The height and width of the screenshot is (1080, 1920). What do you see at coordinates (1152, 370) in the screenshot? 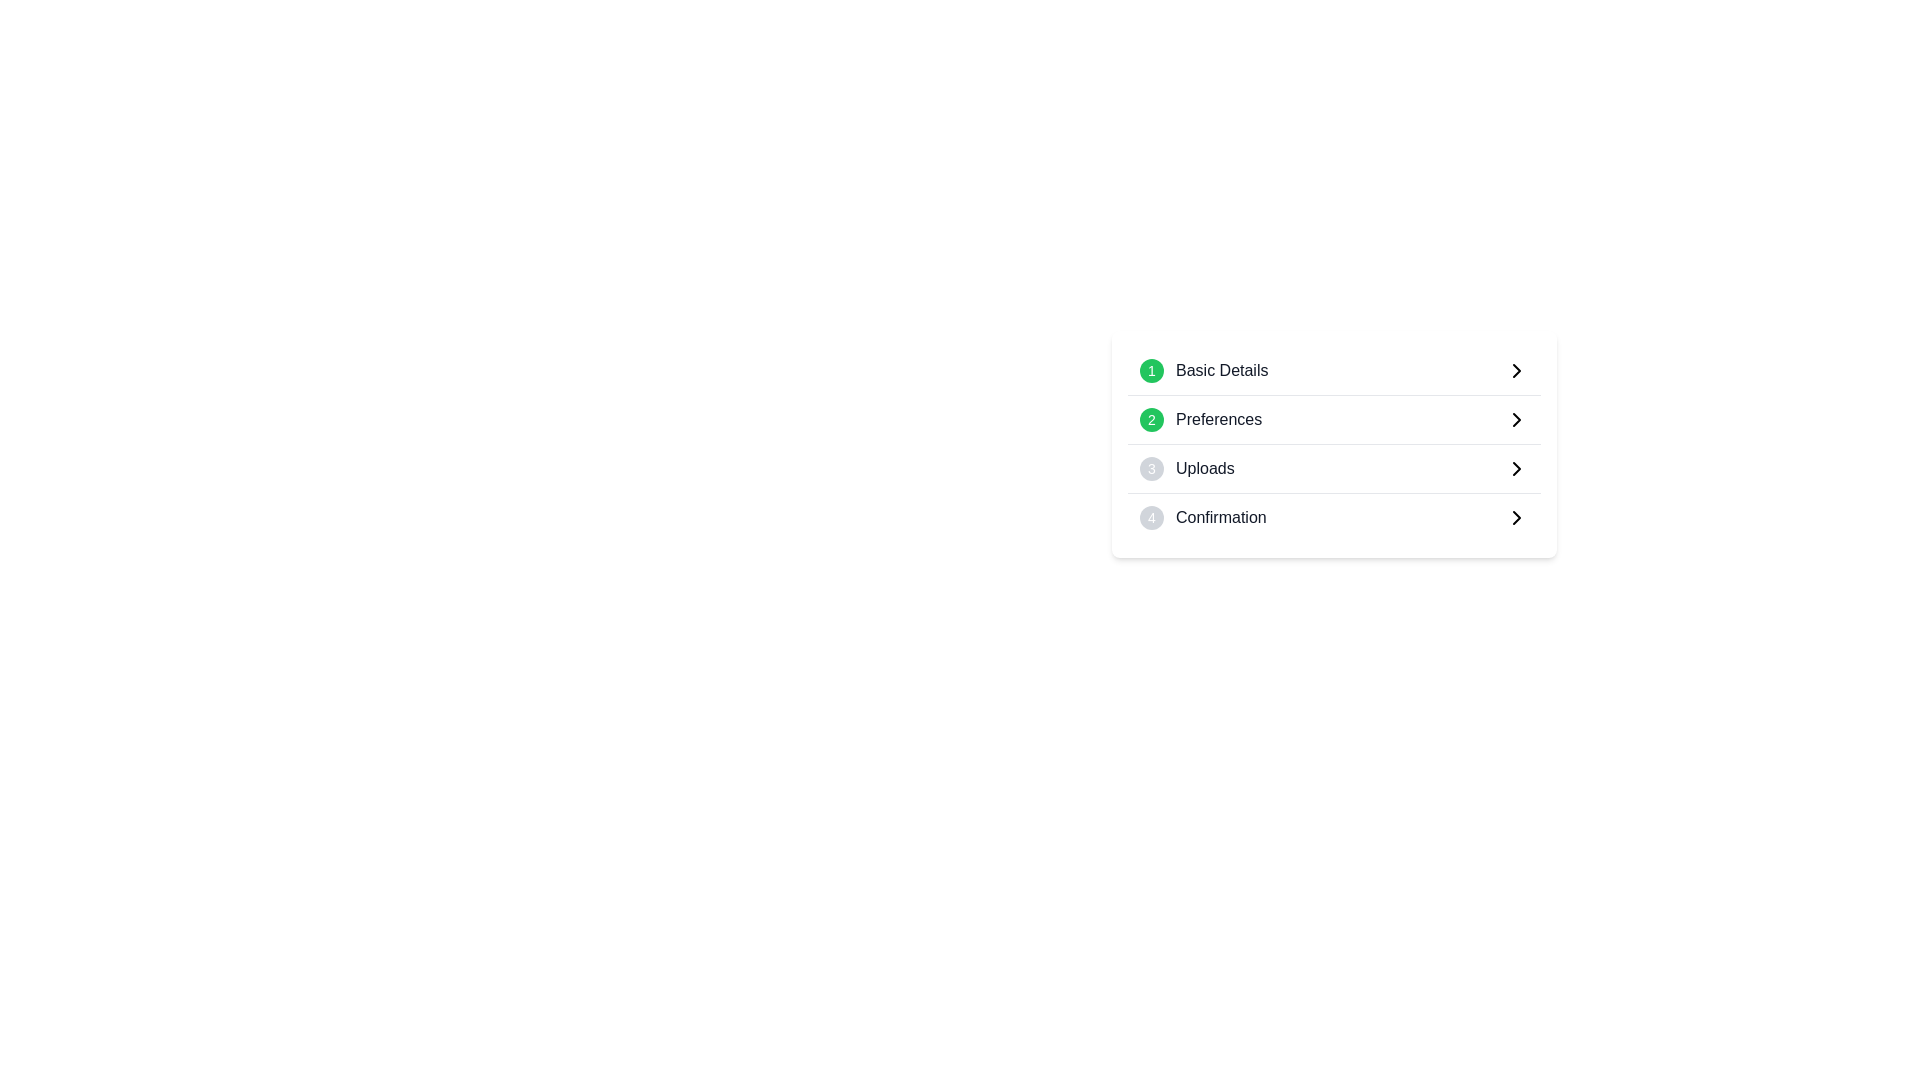
I see `the Circular indicator with text, which serves as a visual marker for the first step in a multi-step process, located to the left of 'Basic Details'` at bounding box center [1152, 370].